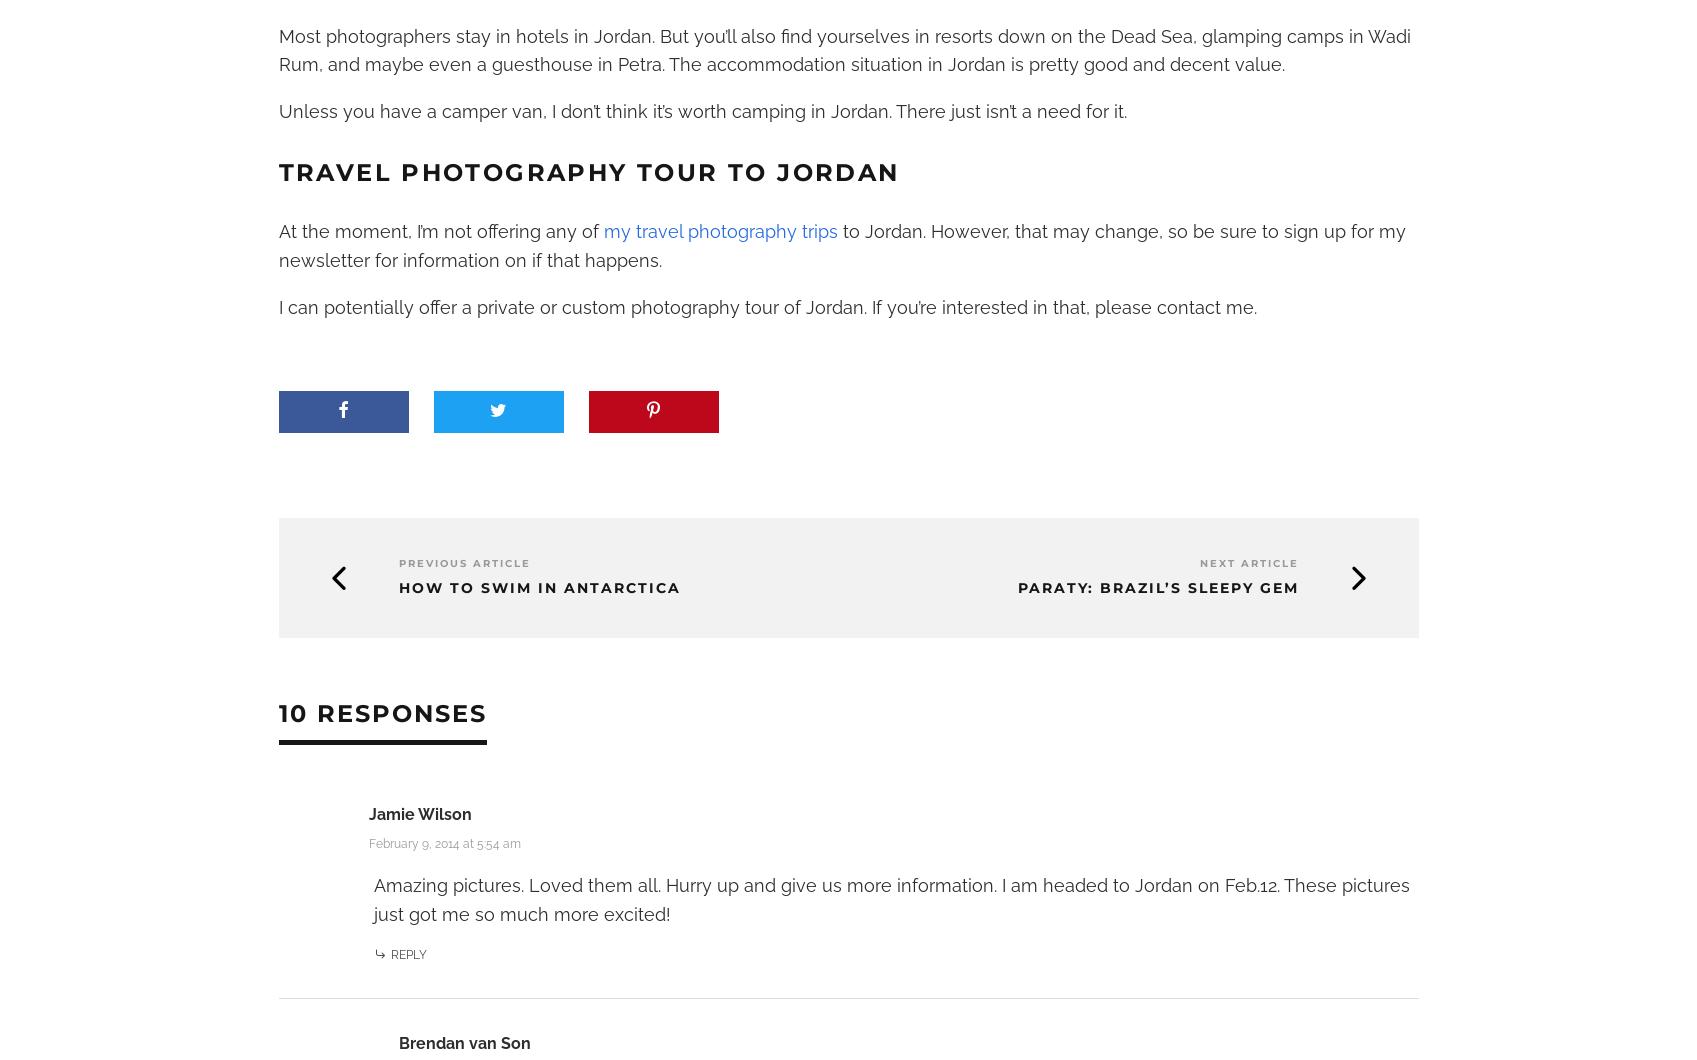 Image resolution: width=1697 pixels, height=1060 pixels. What do you see at coordinates (442, 843) in the screenshot?
I see `'February 9, 2014 at 5:54 am'` at bounding box center [442, 843].